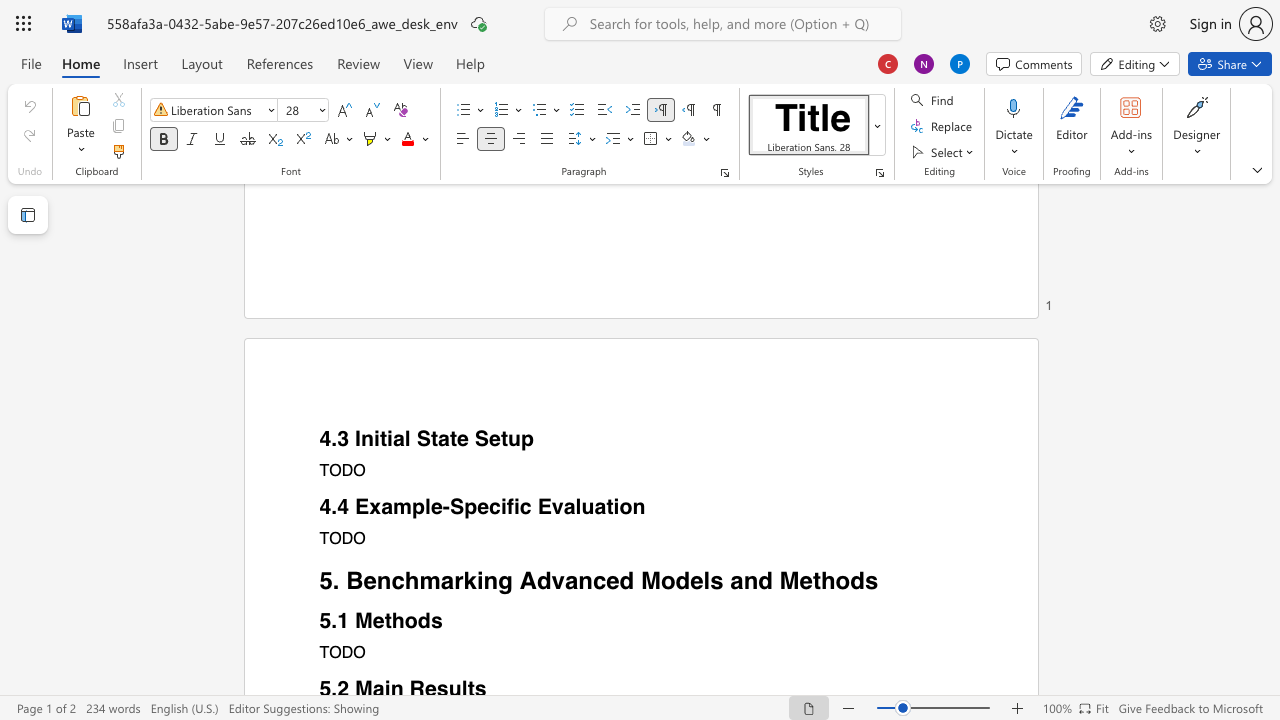 The image size is (1280, 720). Describe the element at coordinates (337, 620) in the screenshot. I see `the subset text "1 Meth" within the text "5.1 Methods"` at that location.